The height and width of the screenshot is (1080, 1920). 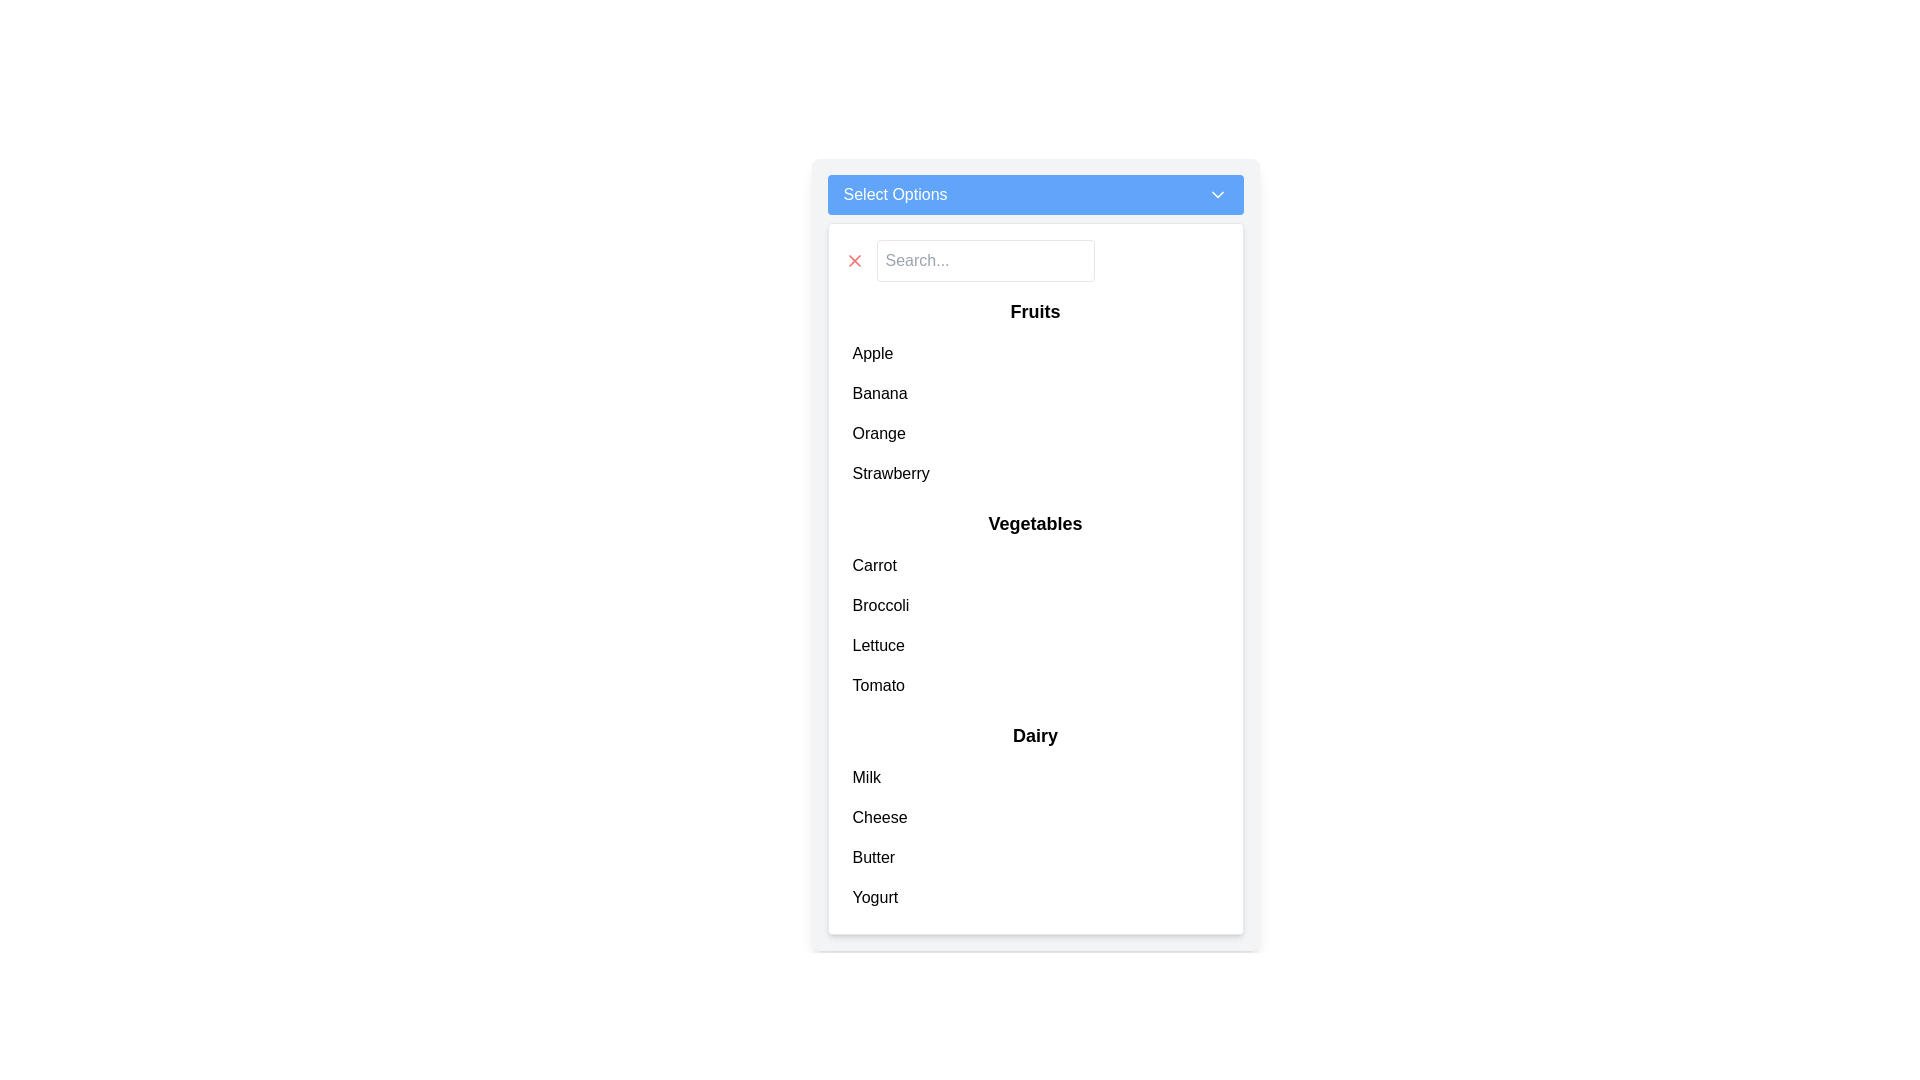 What do you see at coordinates (880, 604) in the screenshot?
I see `the text 'Broccoli' which is the second item under the 'Vegetables' section in the selectable list` at bounding box center [880, 604].